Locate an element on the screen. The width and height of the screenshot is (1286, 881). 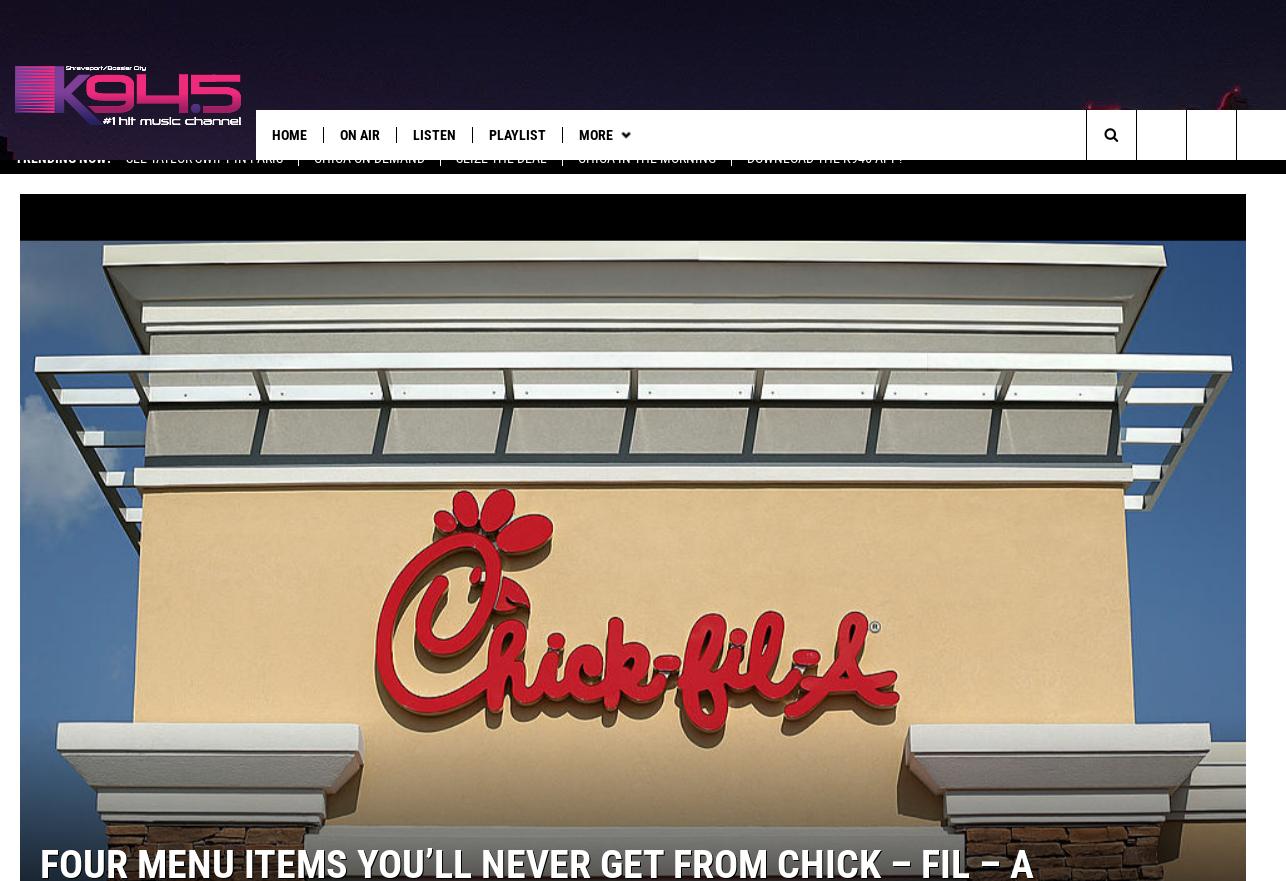
'More' is located at coordinates (595, 134).